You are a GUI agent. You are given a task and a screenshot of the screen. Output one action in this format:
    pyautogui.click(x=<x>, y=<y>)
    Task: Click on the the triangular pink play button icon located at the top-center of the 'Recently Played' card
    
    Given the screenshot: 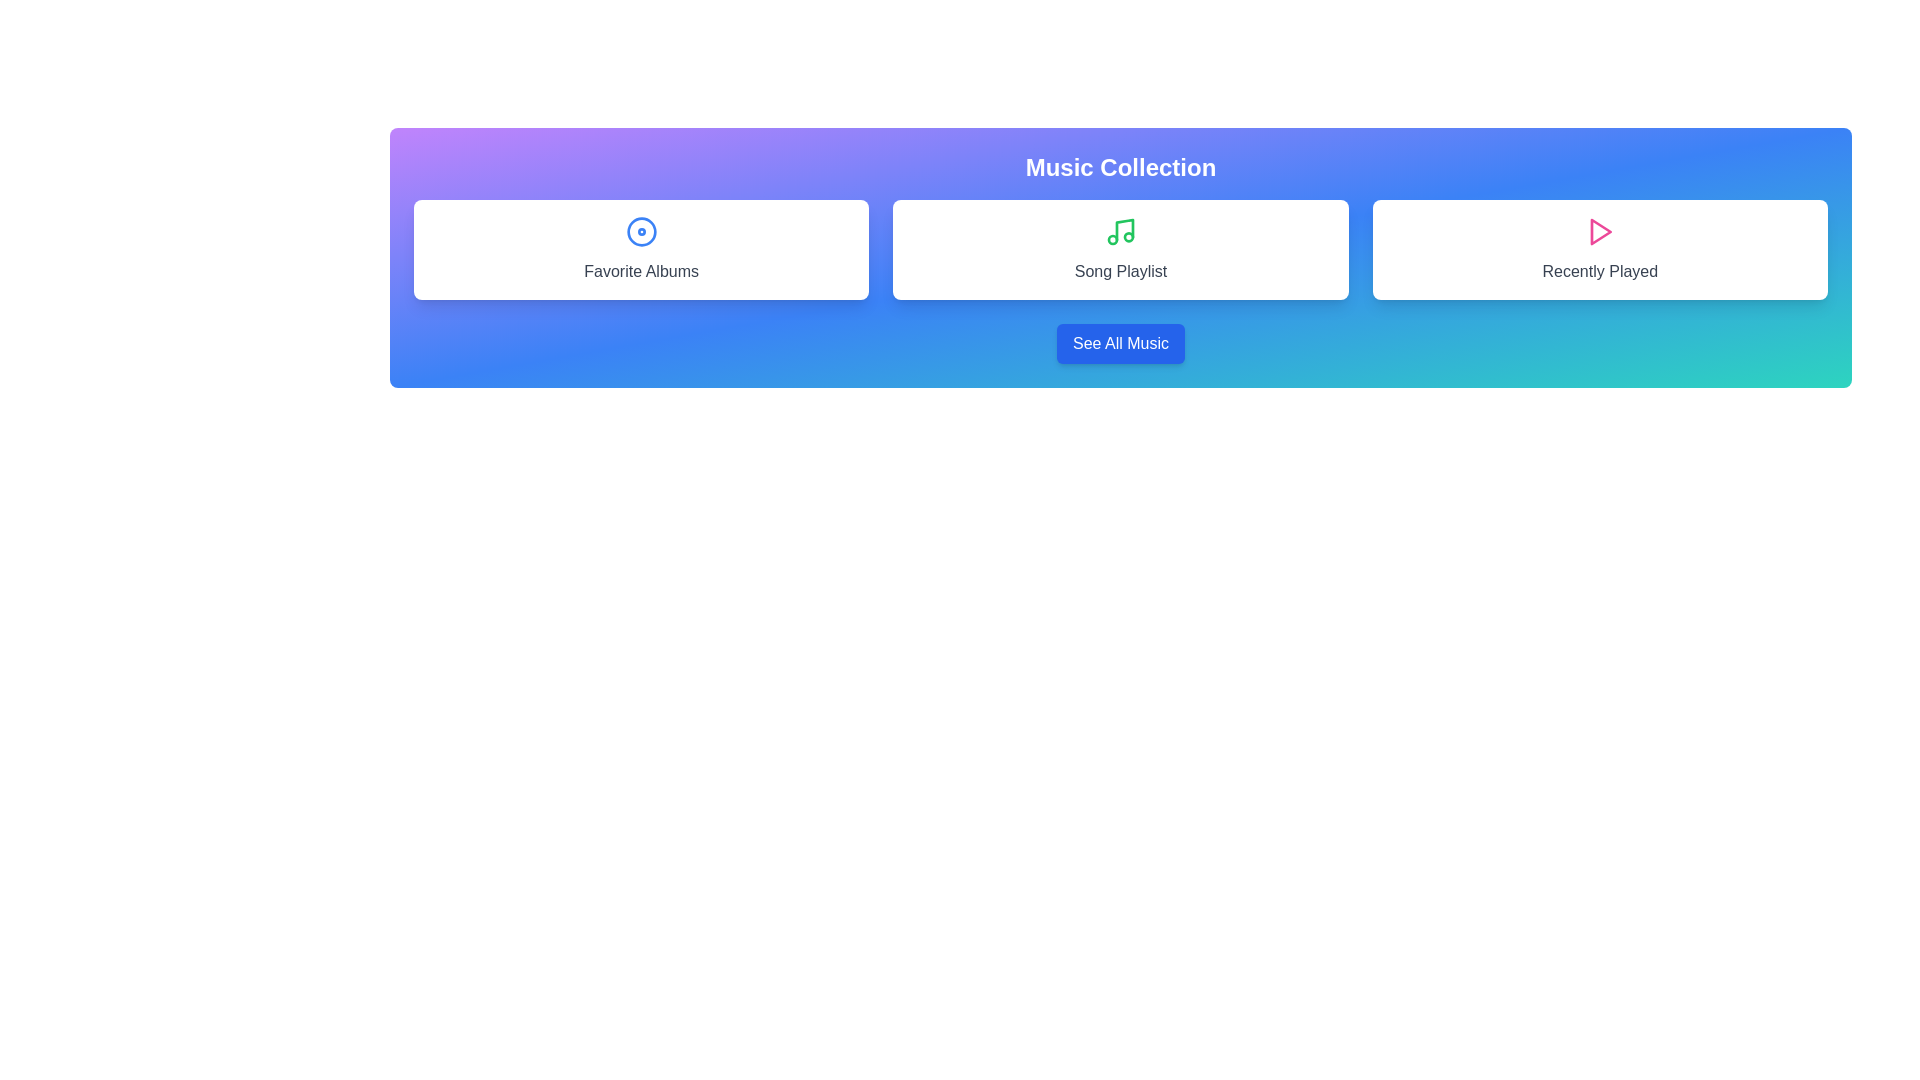 What is the action you would take?
    pyautogui.click(x=1600, y=230)
    